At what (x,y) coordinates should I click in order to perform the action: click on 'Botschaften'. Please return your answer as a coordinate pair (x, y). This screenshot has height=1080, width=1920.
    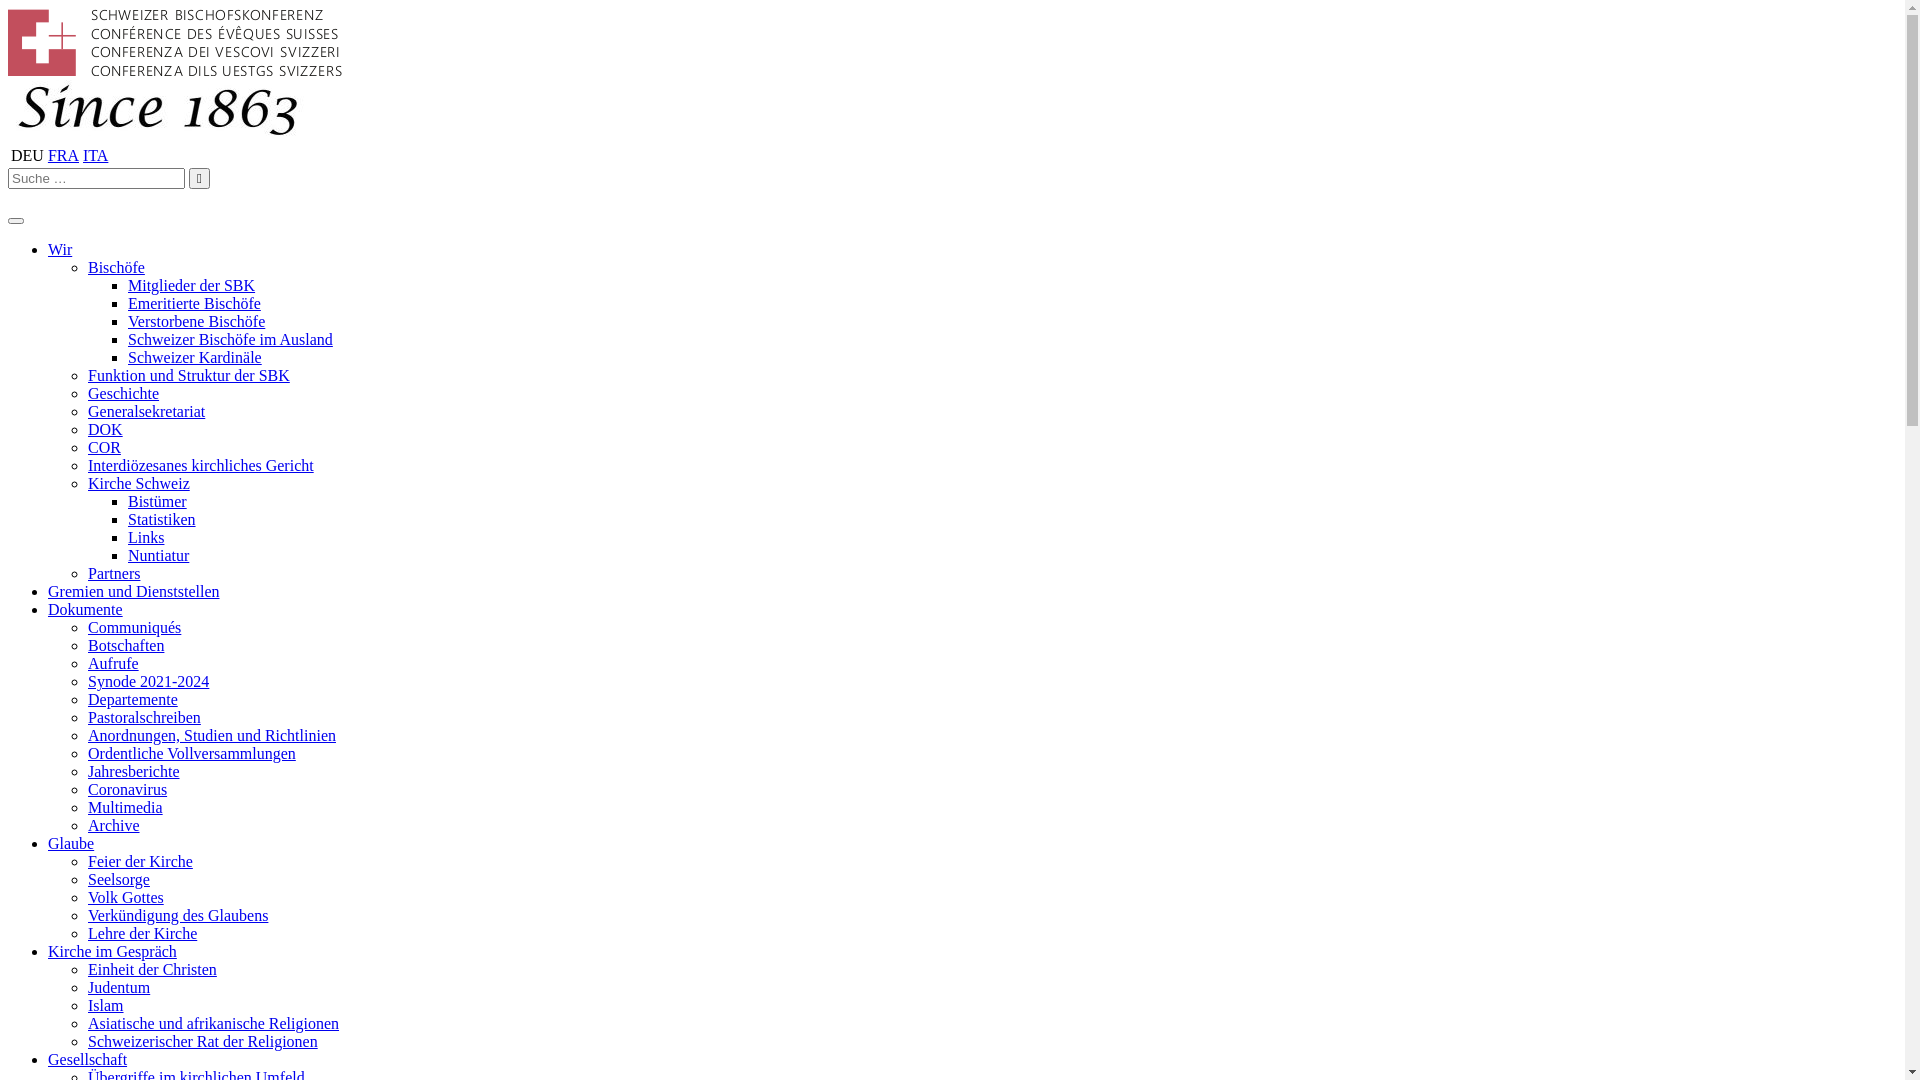
    Looking at the image, I should click on (124, 645).